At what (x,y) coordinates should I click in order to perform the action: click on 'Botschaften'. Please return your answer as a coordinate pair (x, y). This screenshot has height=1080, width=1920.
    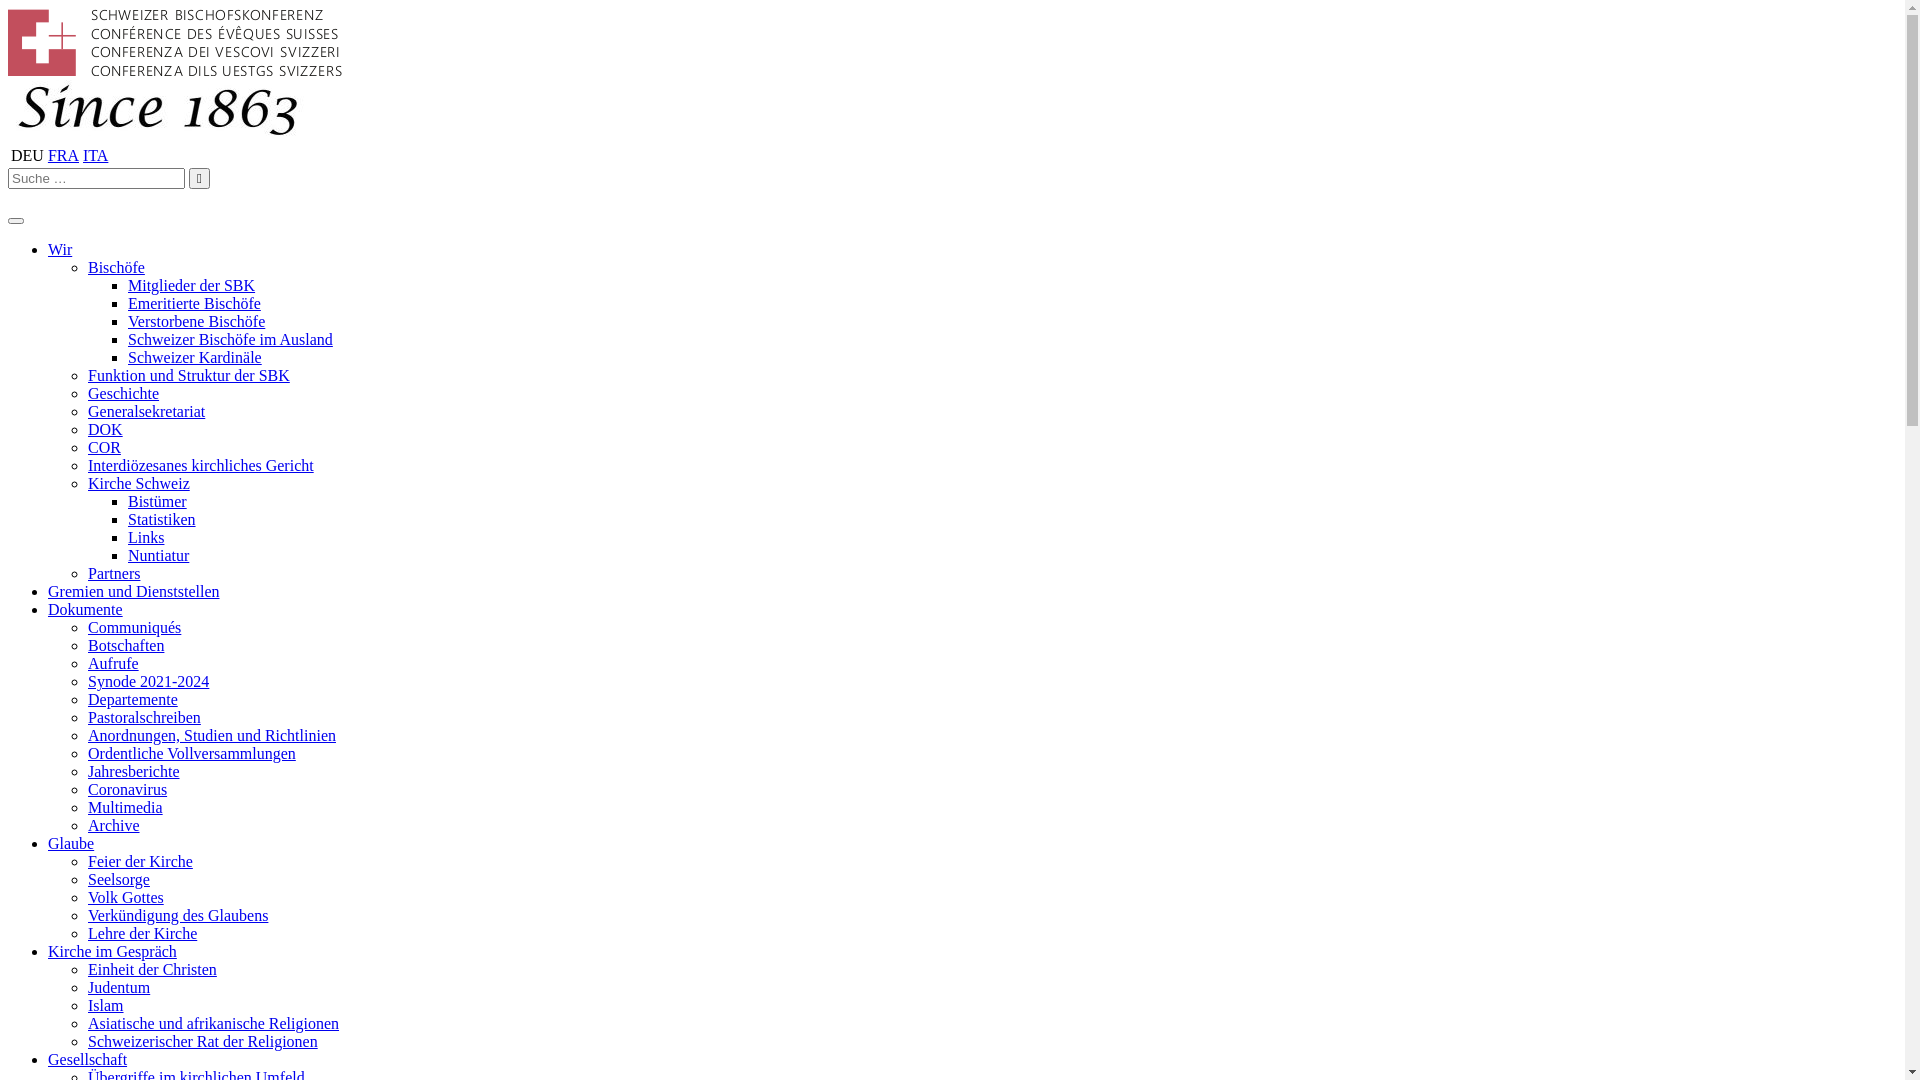
    Looking at the image, I should click on (124, 645).